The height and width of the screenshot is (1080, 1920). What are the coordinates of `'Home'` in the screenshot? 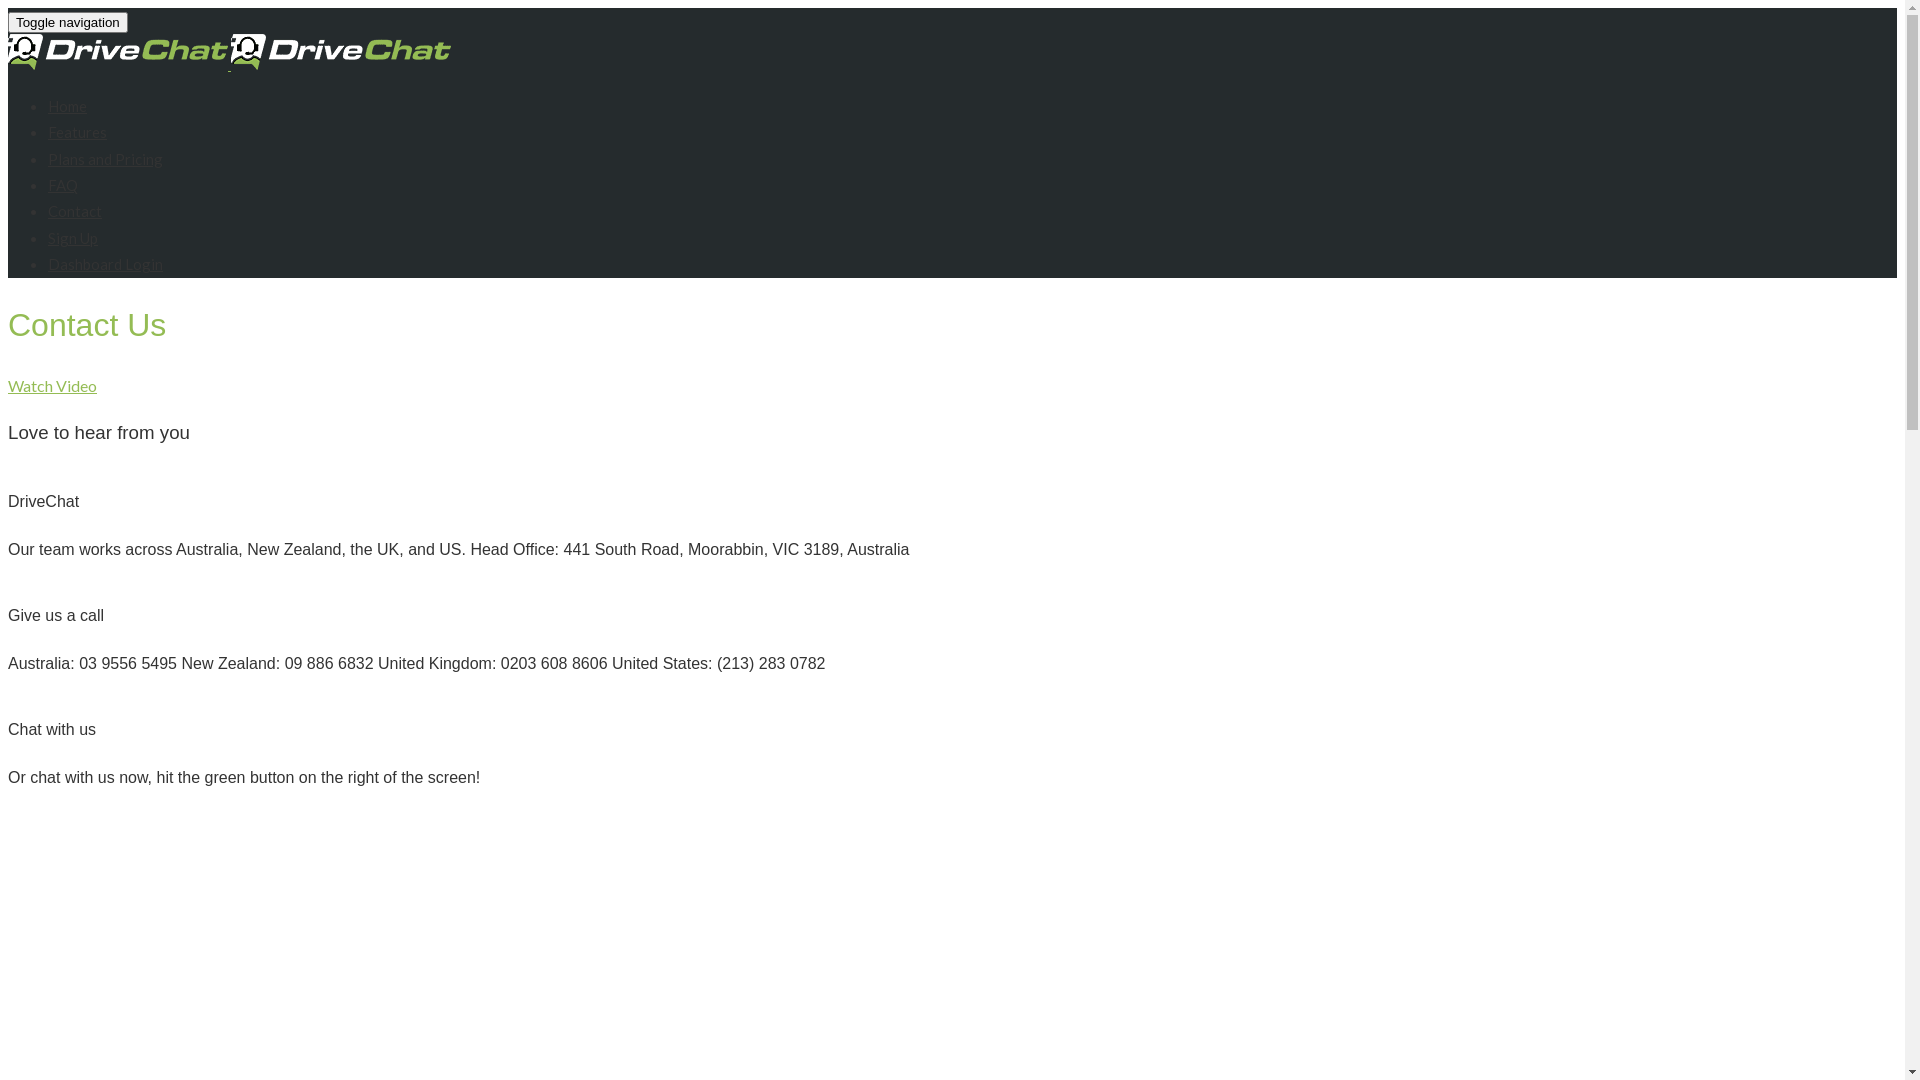 It's located at (67, 105).